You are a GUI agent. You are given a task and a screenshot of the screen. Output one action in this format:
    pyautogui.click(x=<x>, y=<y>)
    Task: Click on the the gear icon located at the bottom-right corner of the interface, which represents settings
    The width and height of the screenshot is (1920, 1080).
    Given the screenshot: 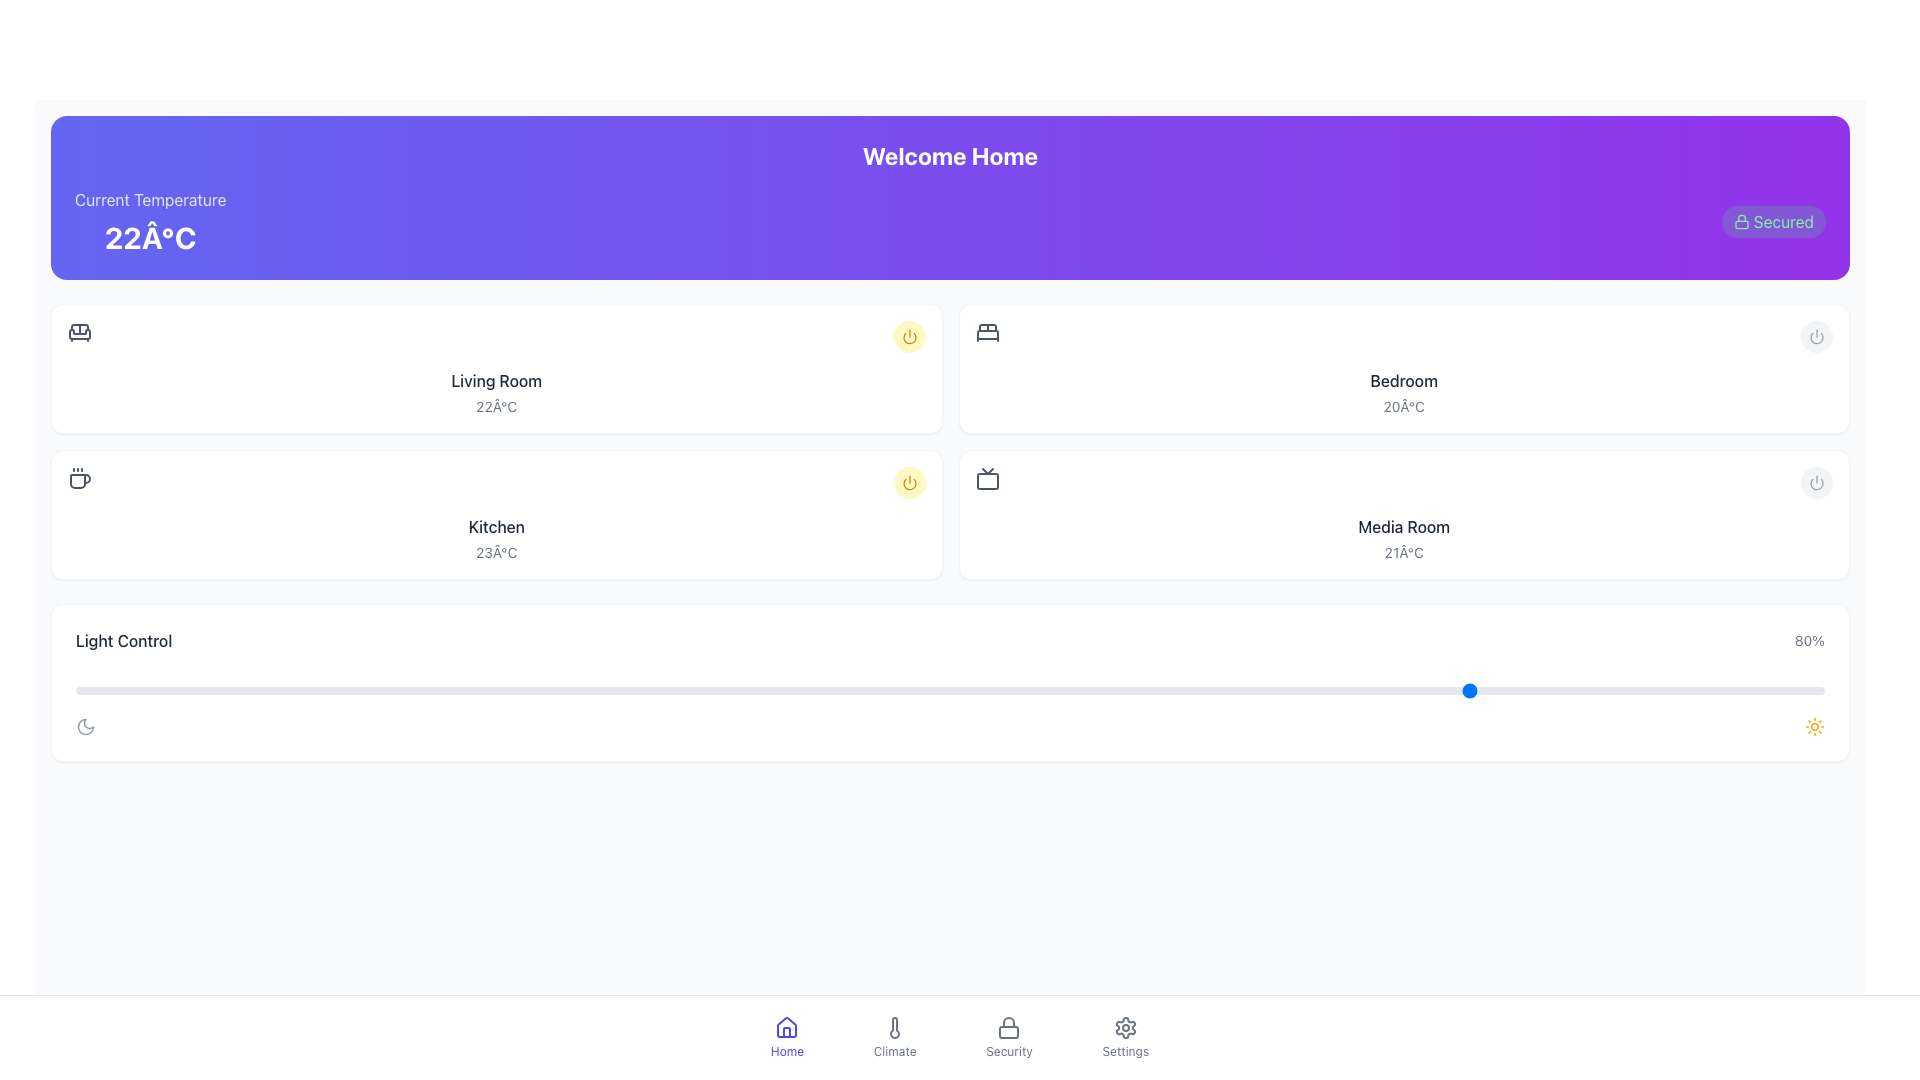 What is the action you would take?
    pyautogui.click(x=1125, y=1028)
    